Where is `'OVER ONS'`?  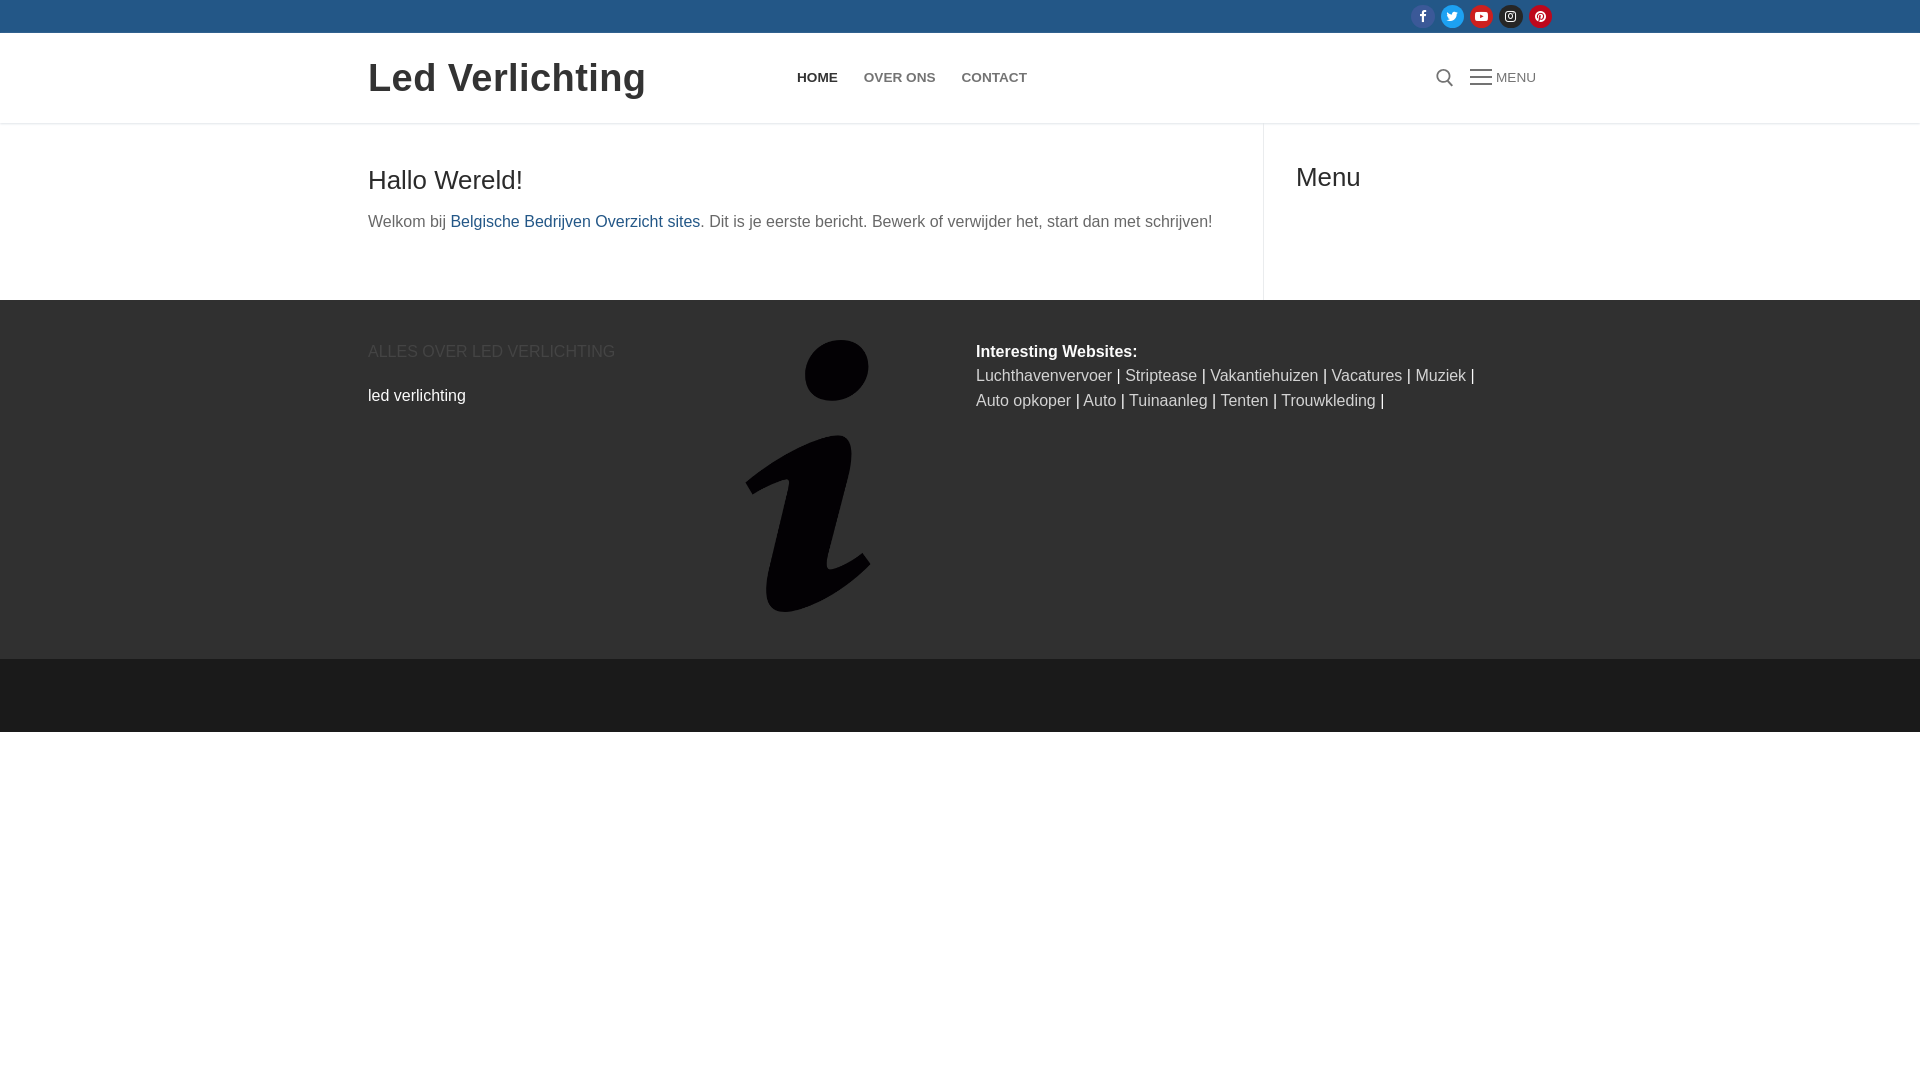 'OVER ONS' is located at coordinates (899, 76).